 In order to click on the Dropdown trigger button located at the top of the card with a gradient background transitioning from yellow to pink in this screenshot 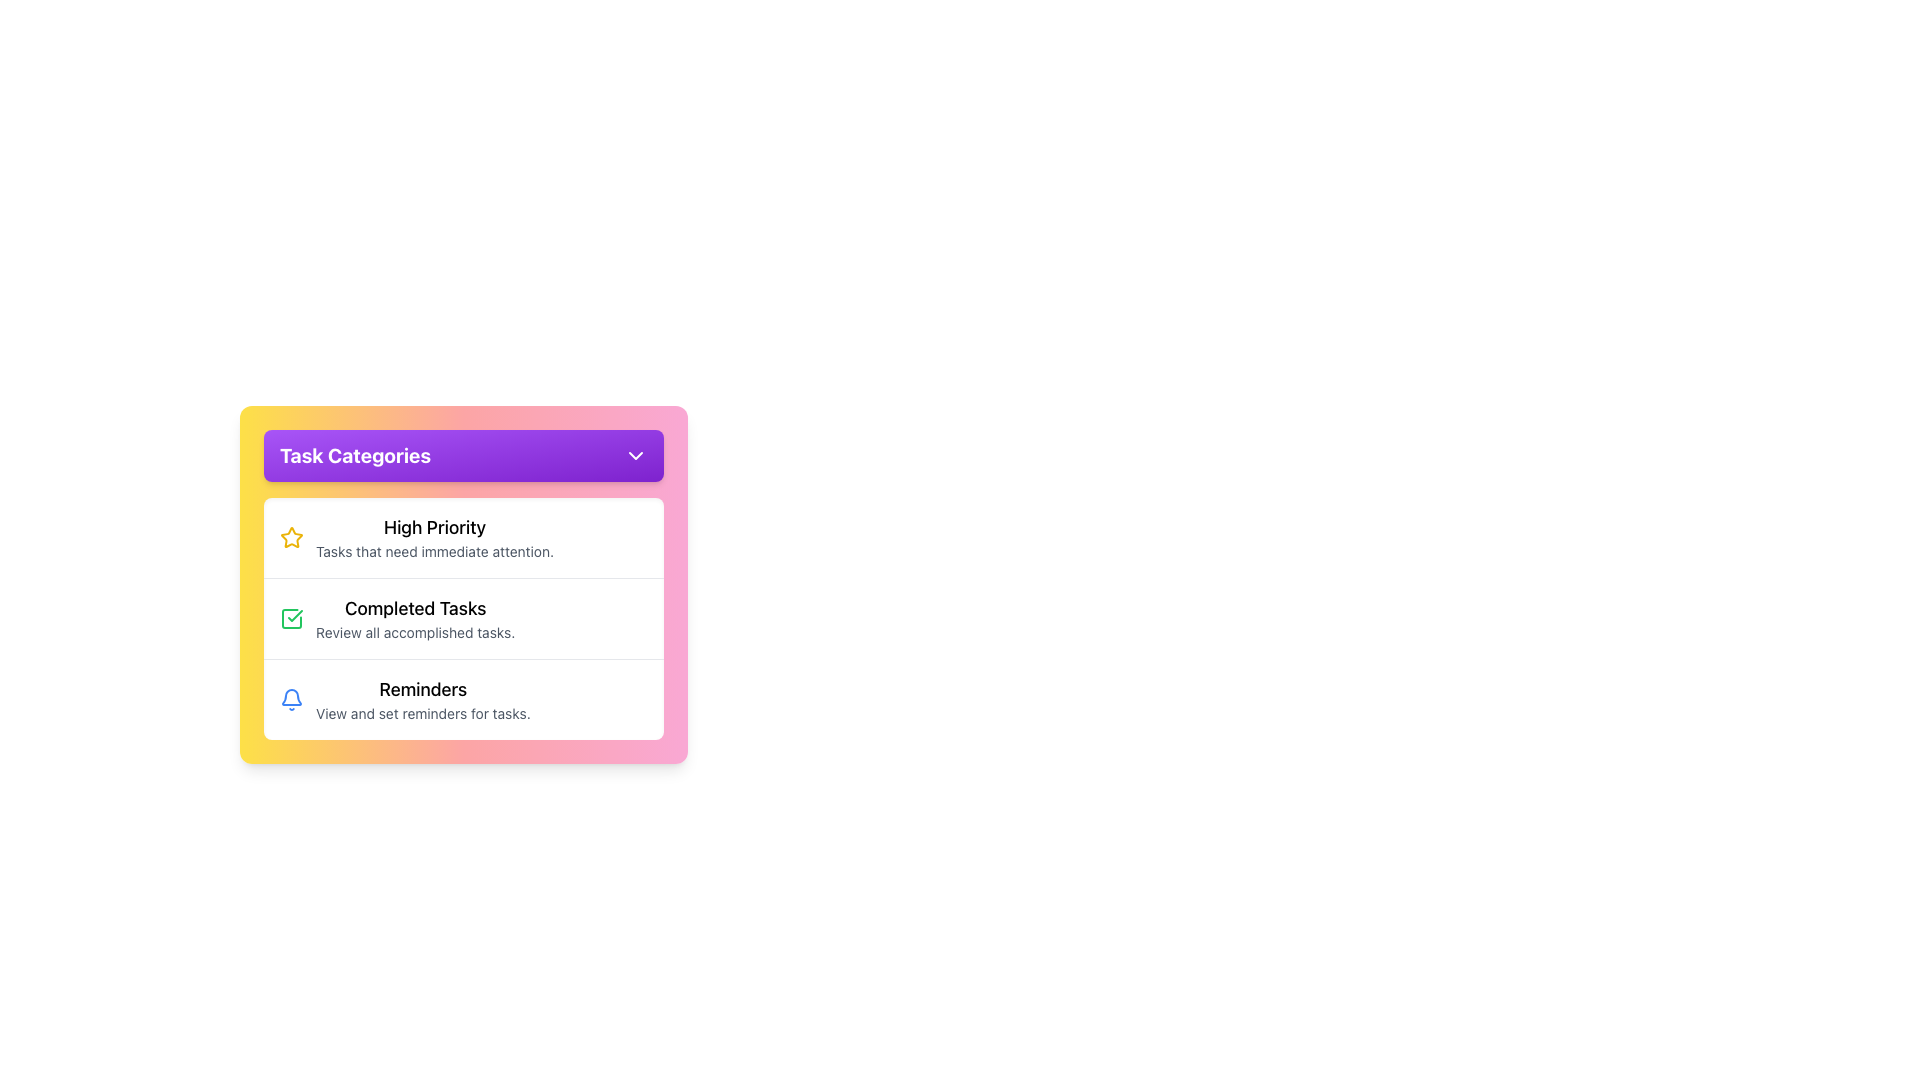, I will do `click(463, 455)`.